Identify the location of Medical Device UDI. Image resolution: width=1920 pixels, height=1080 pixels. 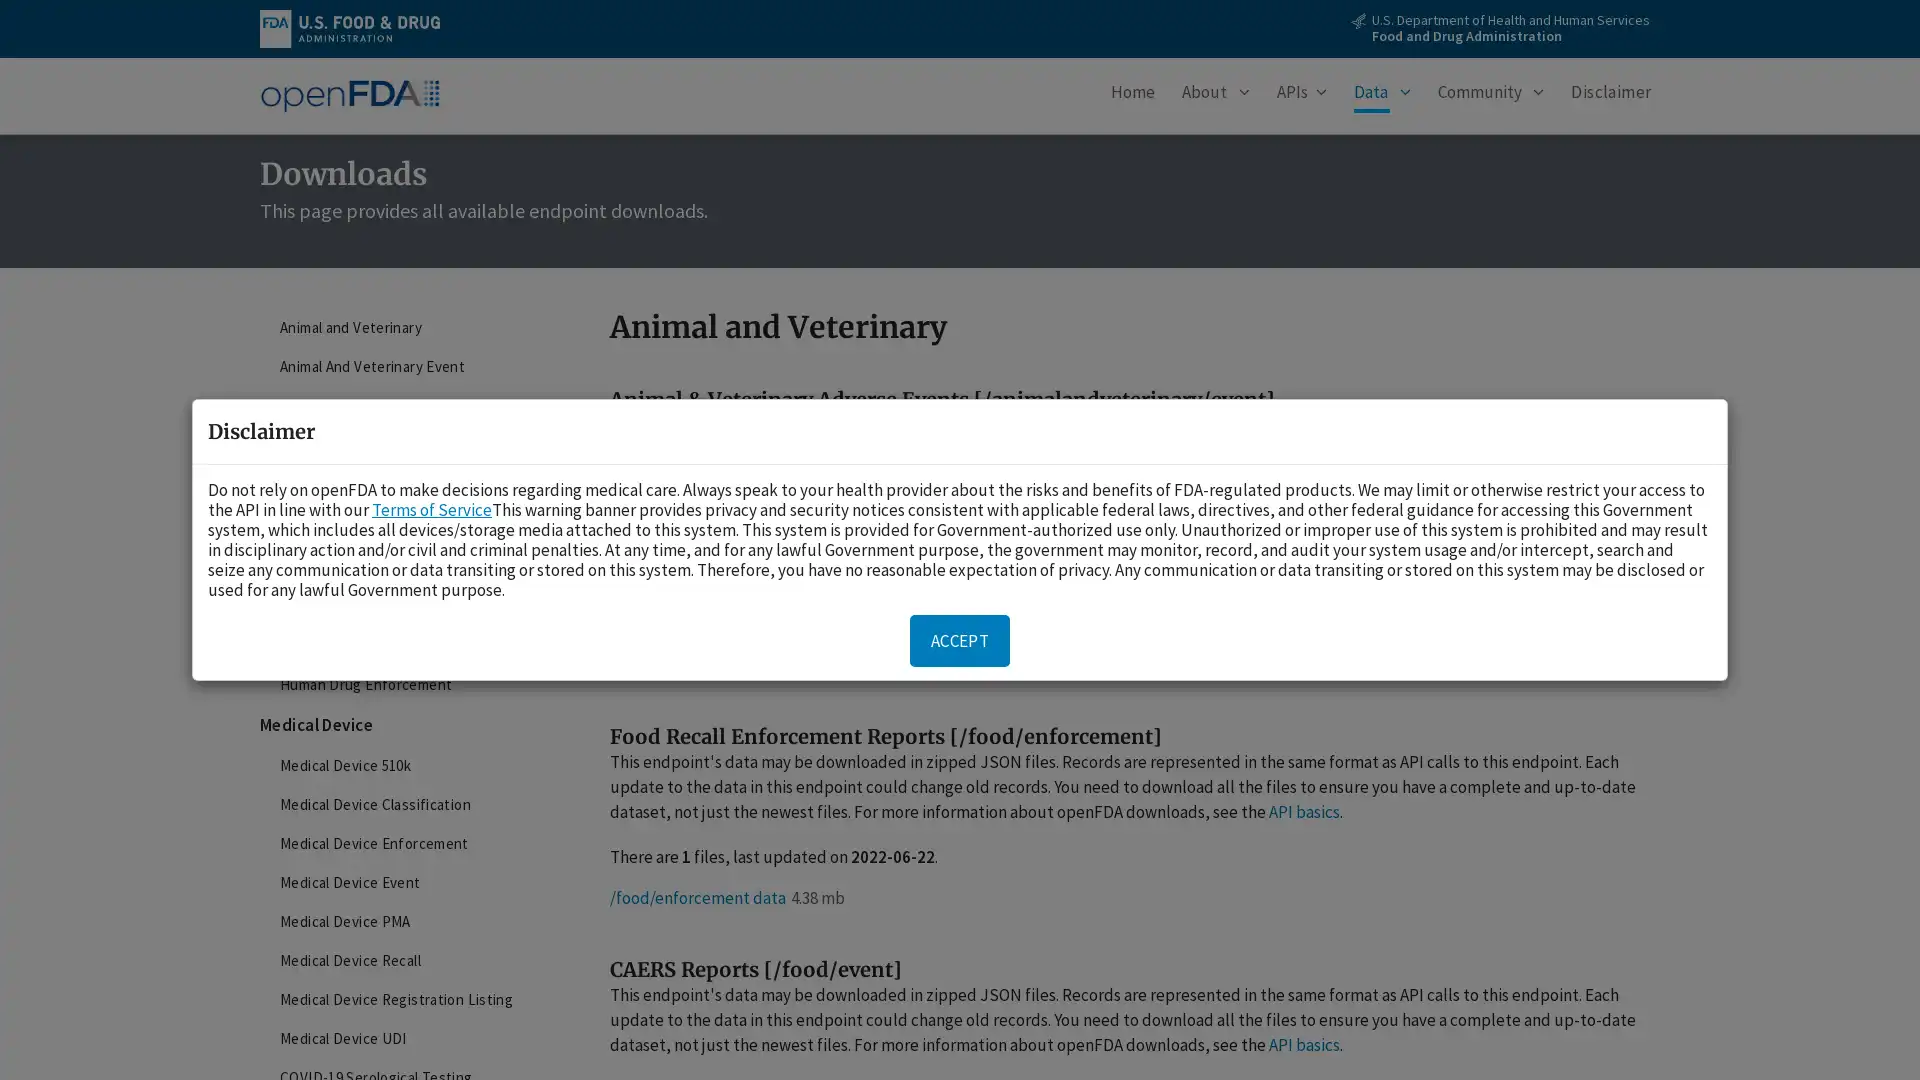
(408, 1037).